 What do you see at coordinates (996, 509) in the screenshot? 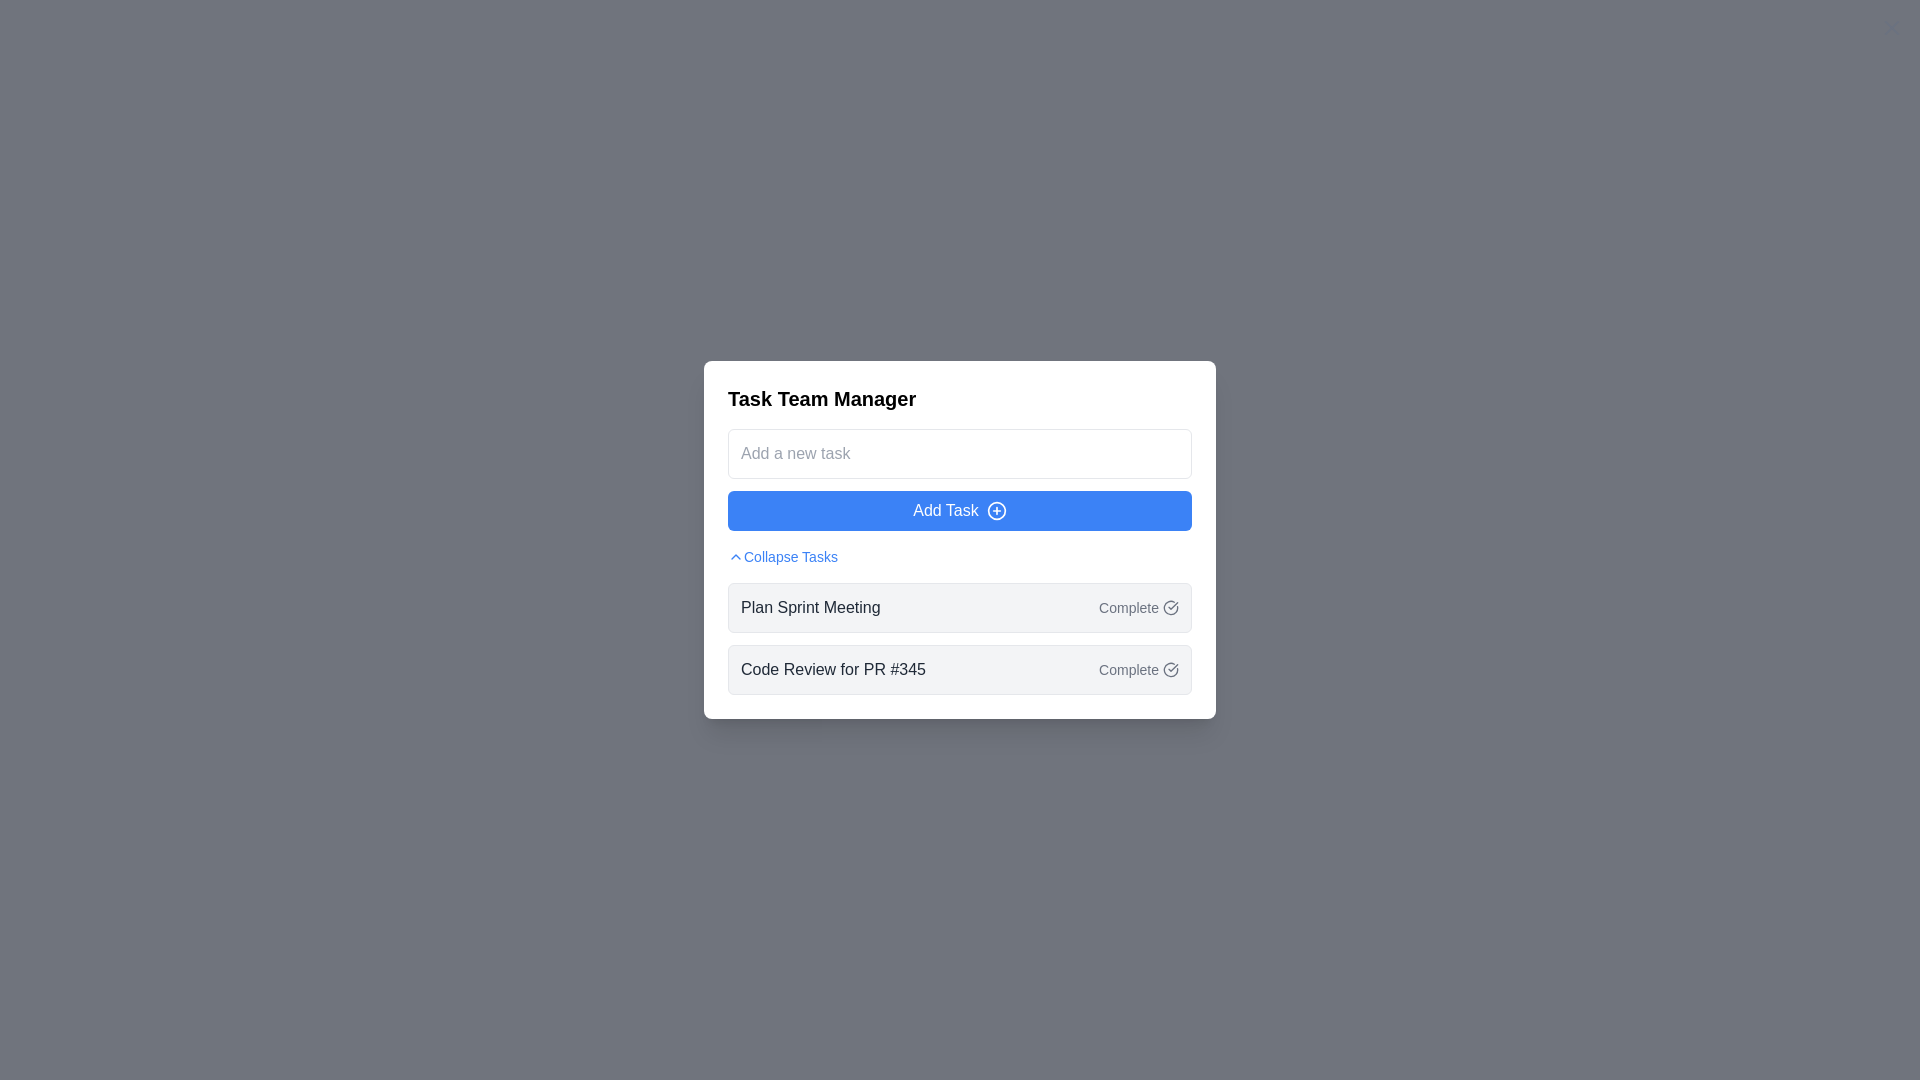
I see `circular icon with a plus sign inside located within the 'Add Task' button for debugging purposes` at bounding box center [996, 509].